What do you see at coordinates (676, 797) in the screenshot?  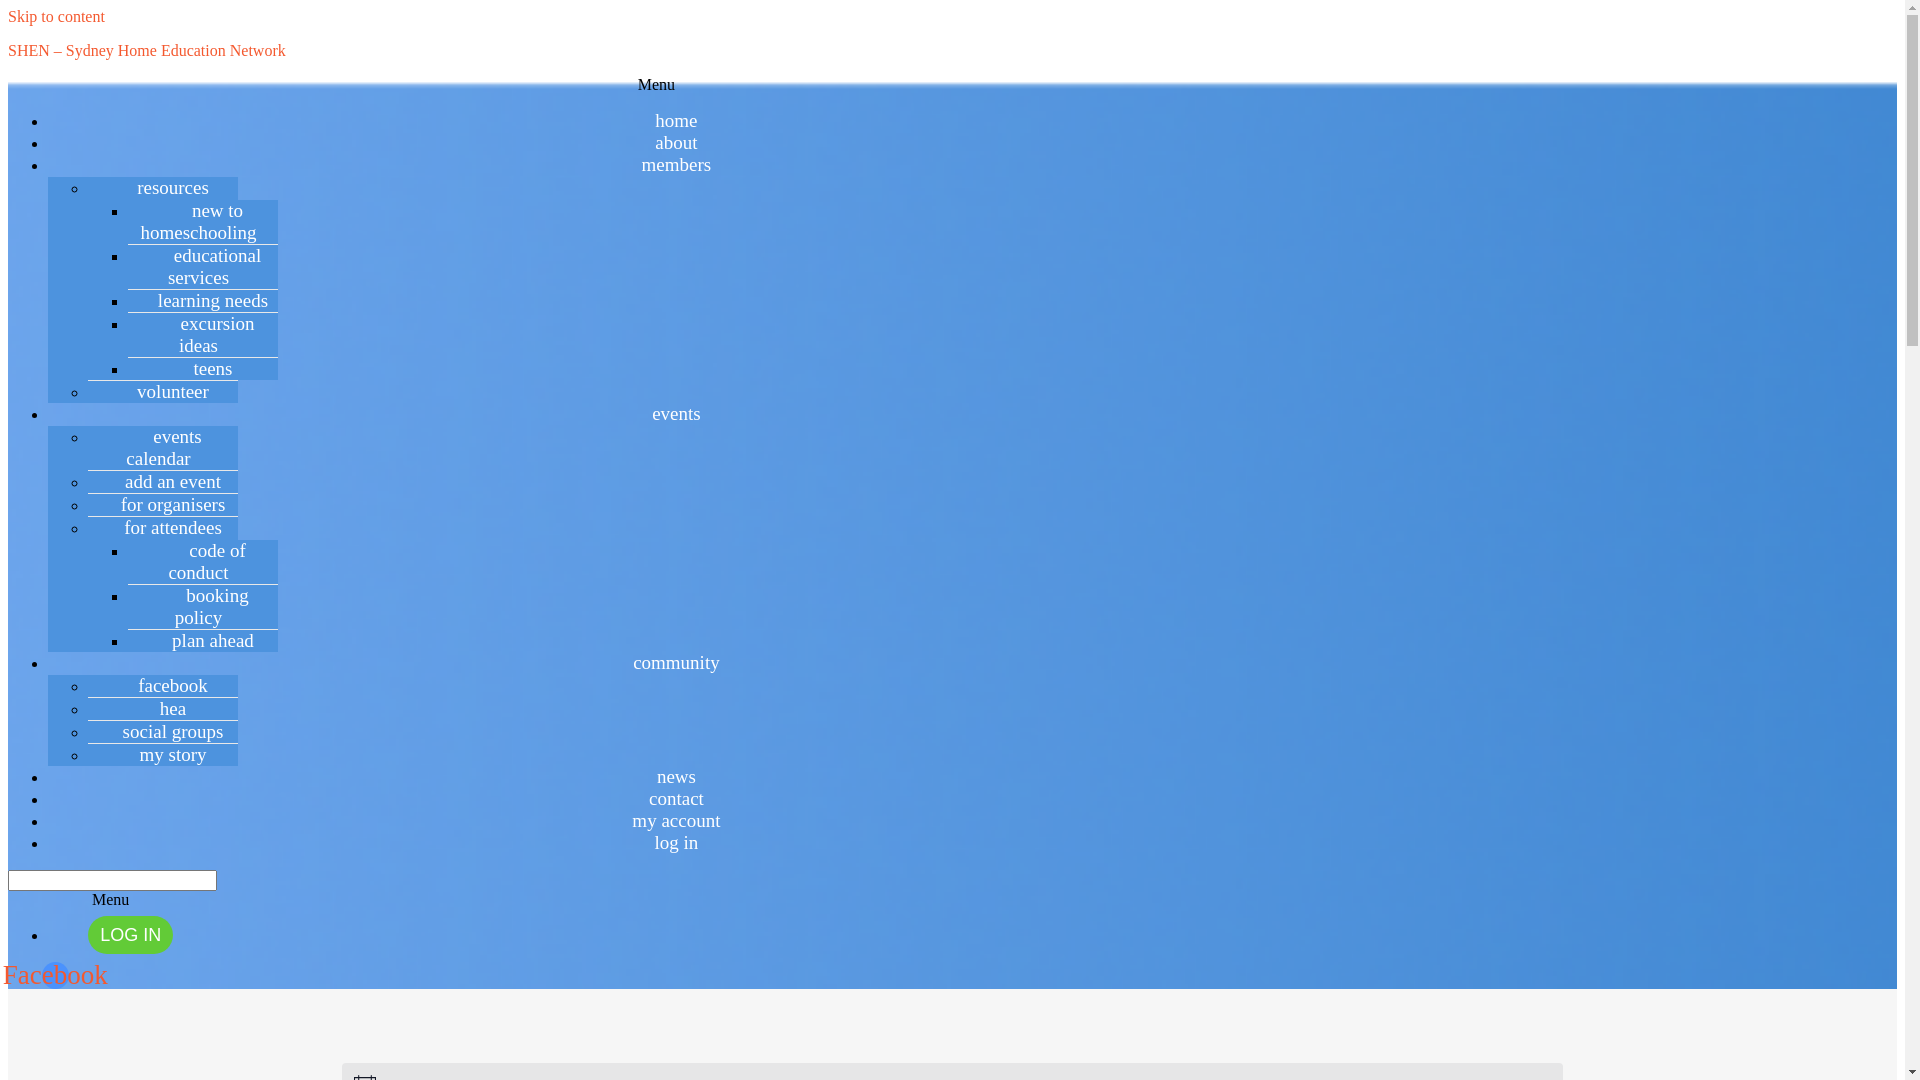 I see `'contact'` at bounding box center [676, 797].